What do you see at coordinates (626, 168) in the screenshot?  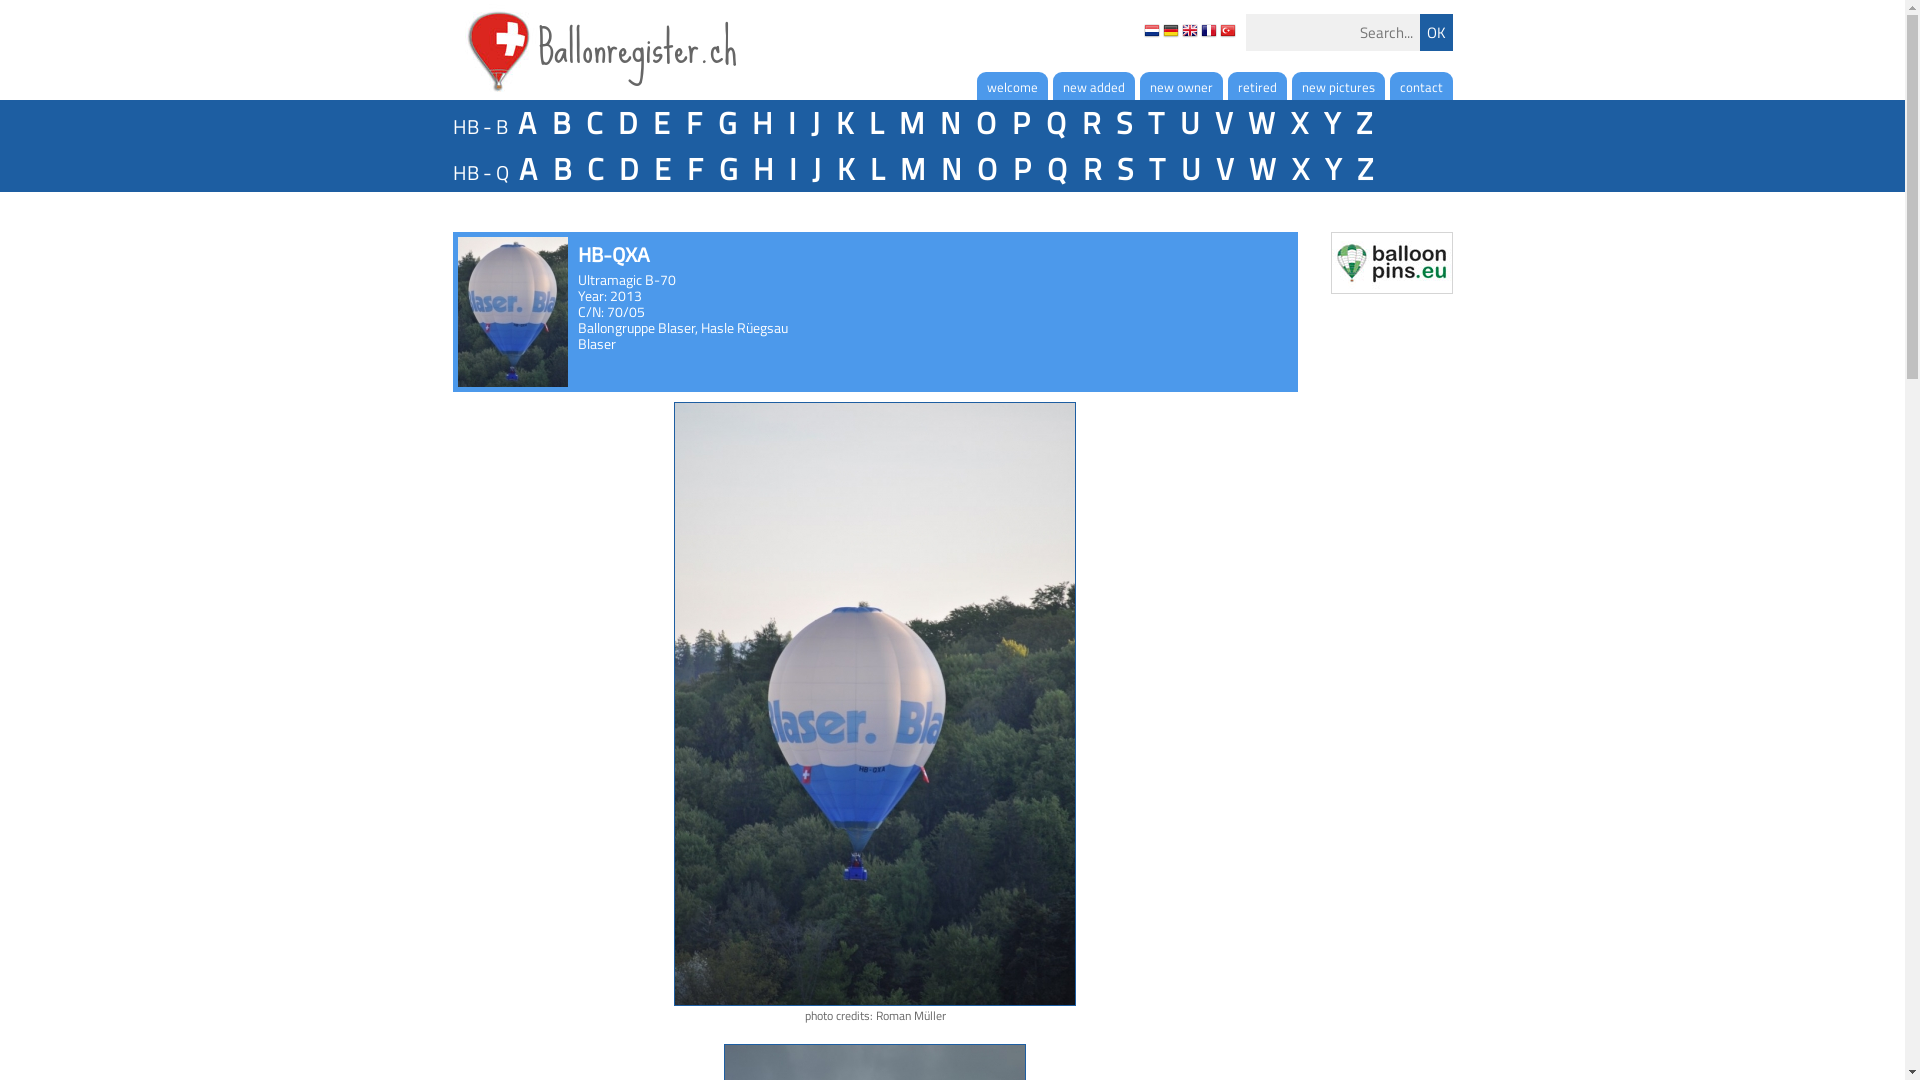 I see `'D'` at bounding box center [626, 168].